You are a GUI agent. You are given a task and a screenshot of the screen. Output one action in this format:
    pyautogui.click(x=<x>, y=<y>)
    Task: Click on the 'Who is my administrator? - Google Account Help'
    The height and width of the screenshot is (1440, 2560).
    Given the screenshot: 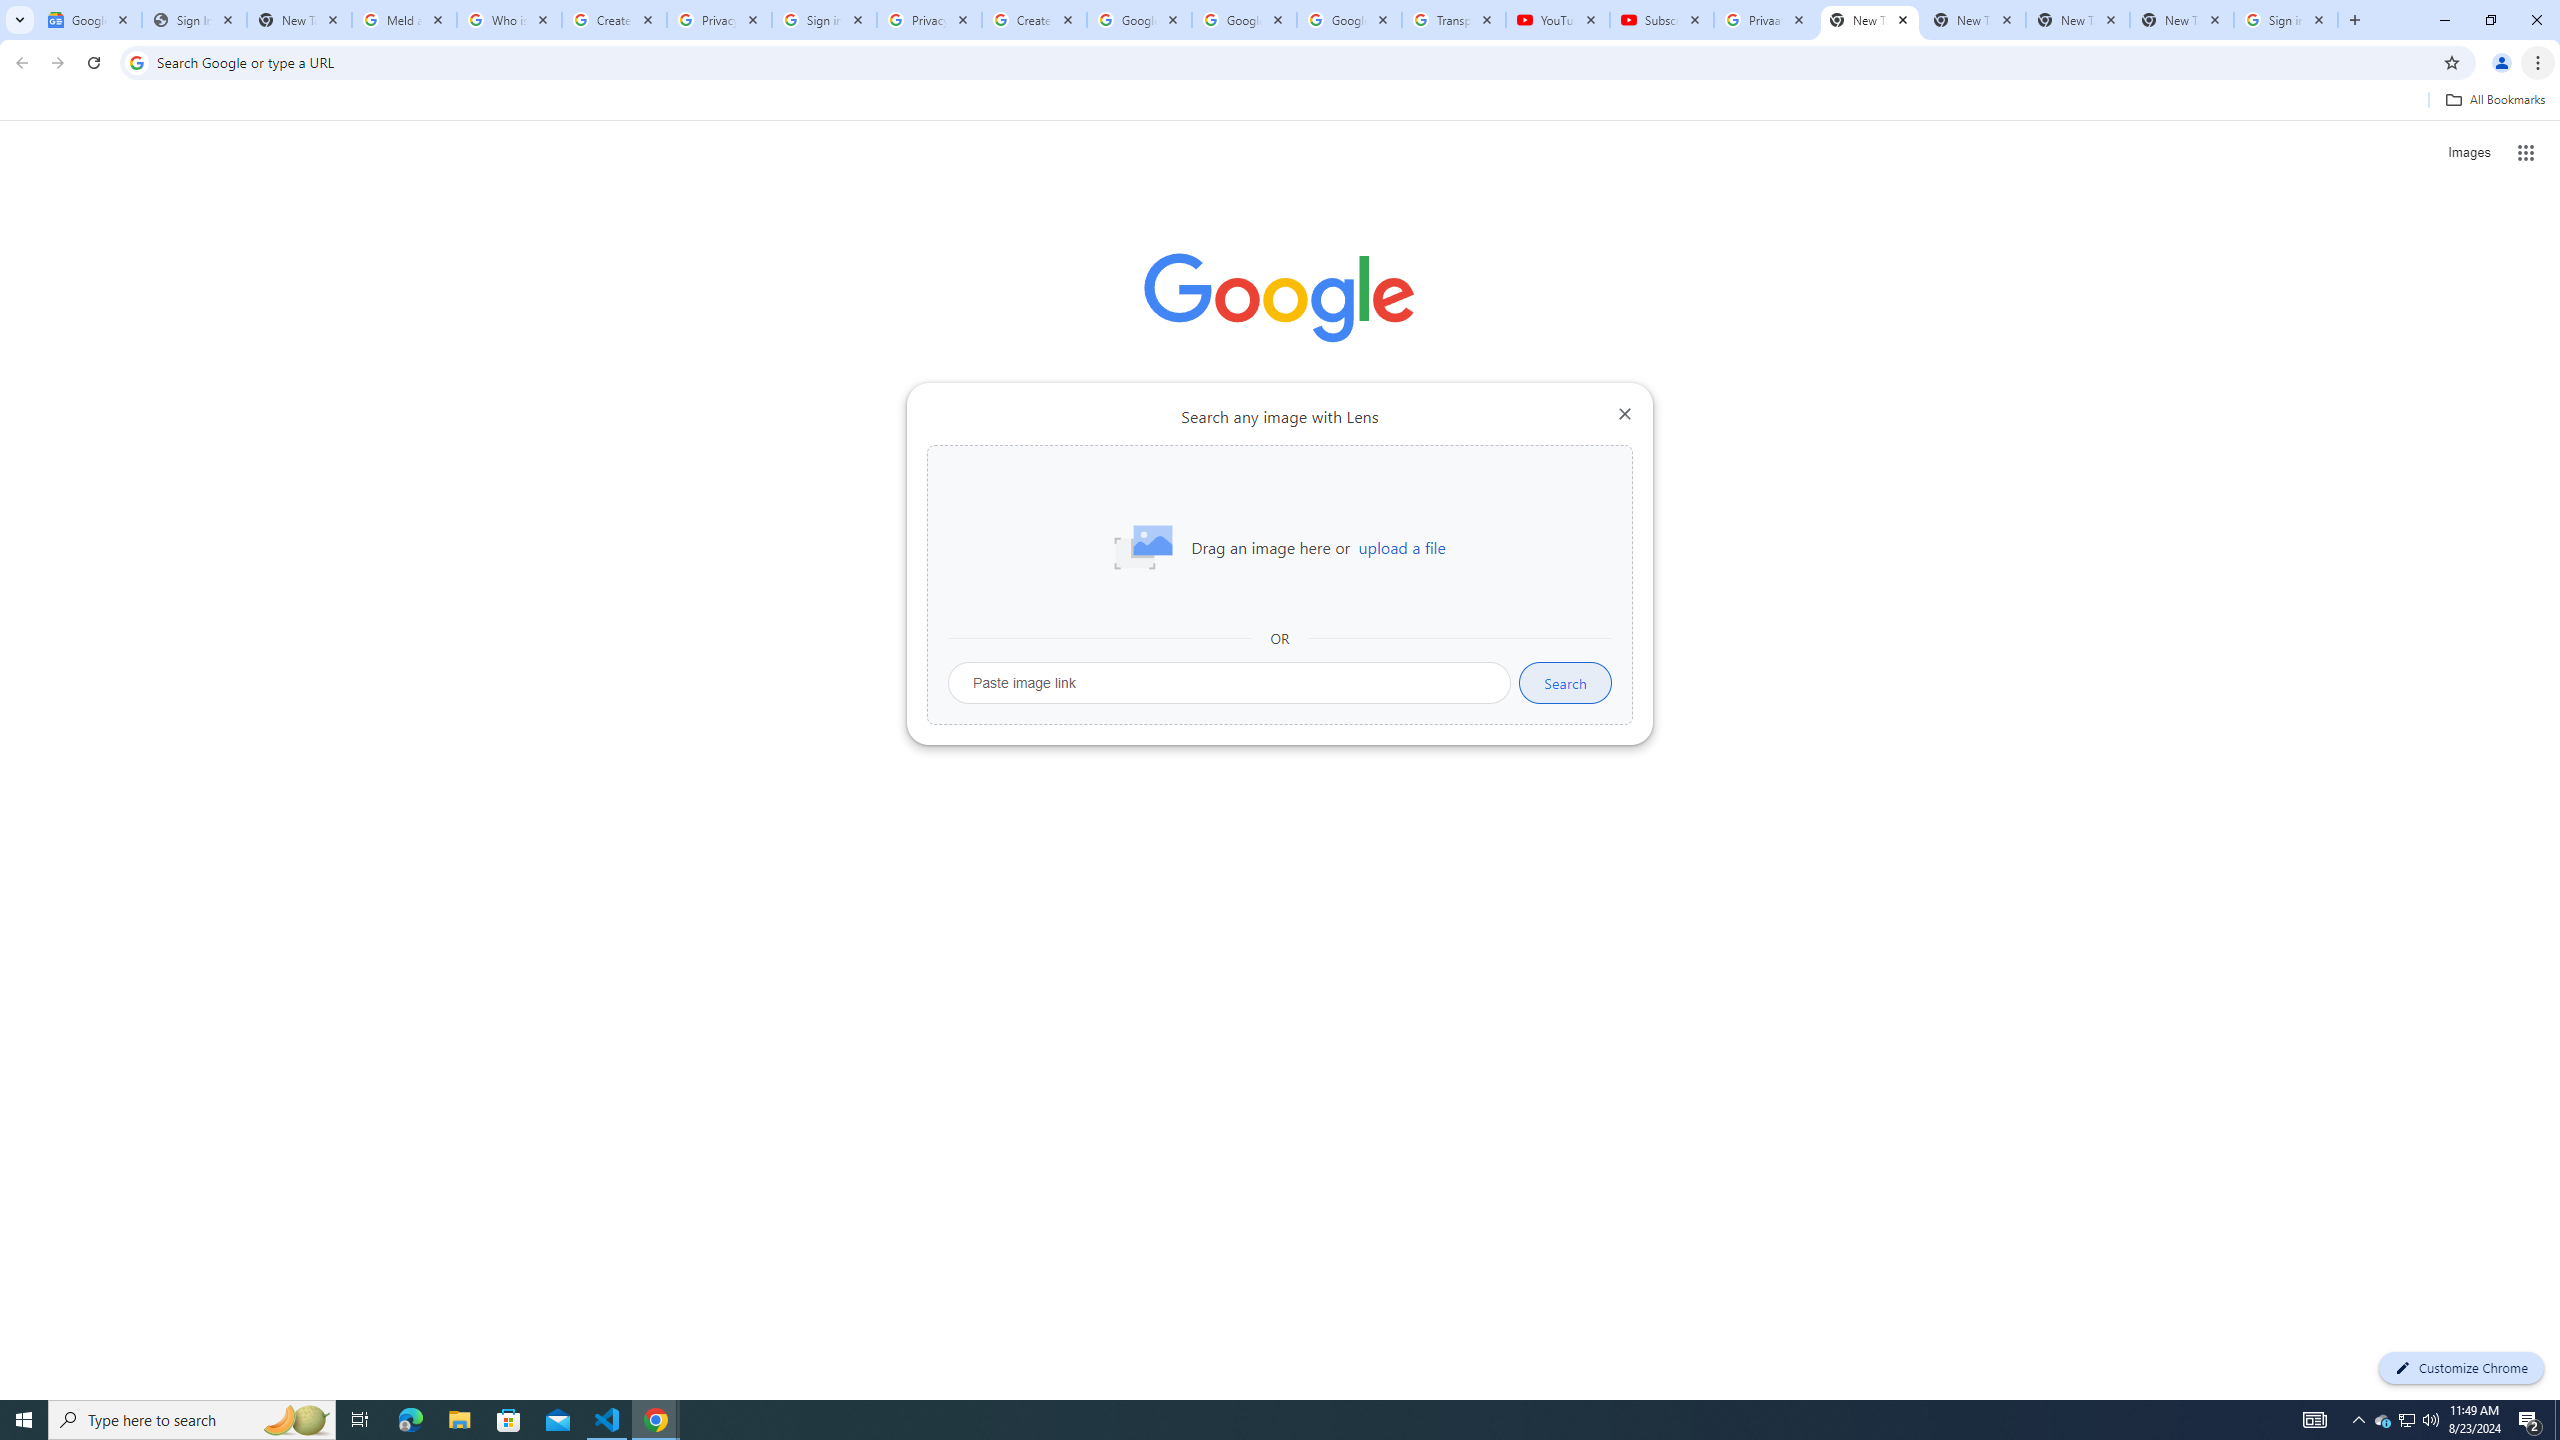 What is the action you would take?
    pyautogui.click(x=509, y=19)
    